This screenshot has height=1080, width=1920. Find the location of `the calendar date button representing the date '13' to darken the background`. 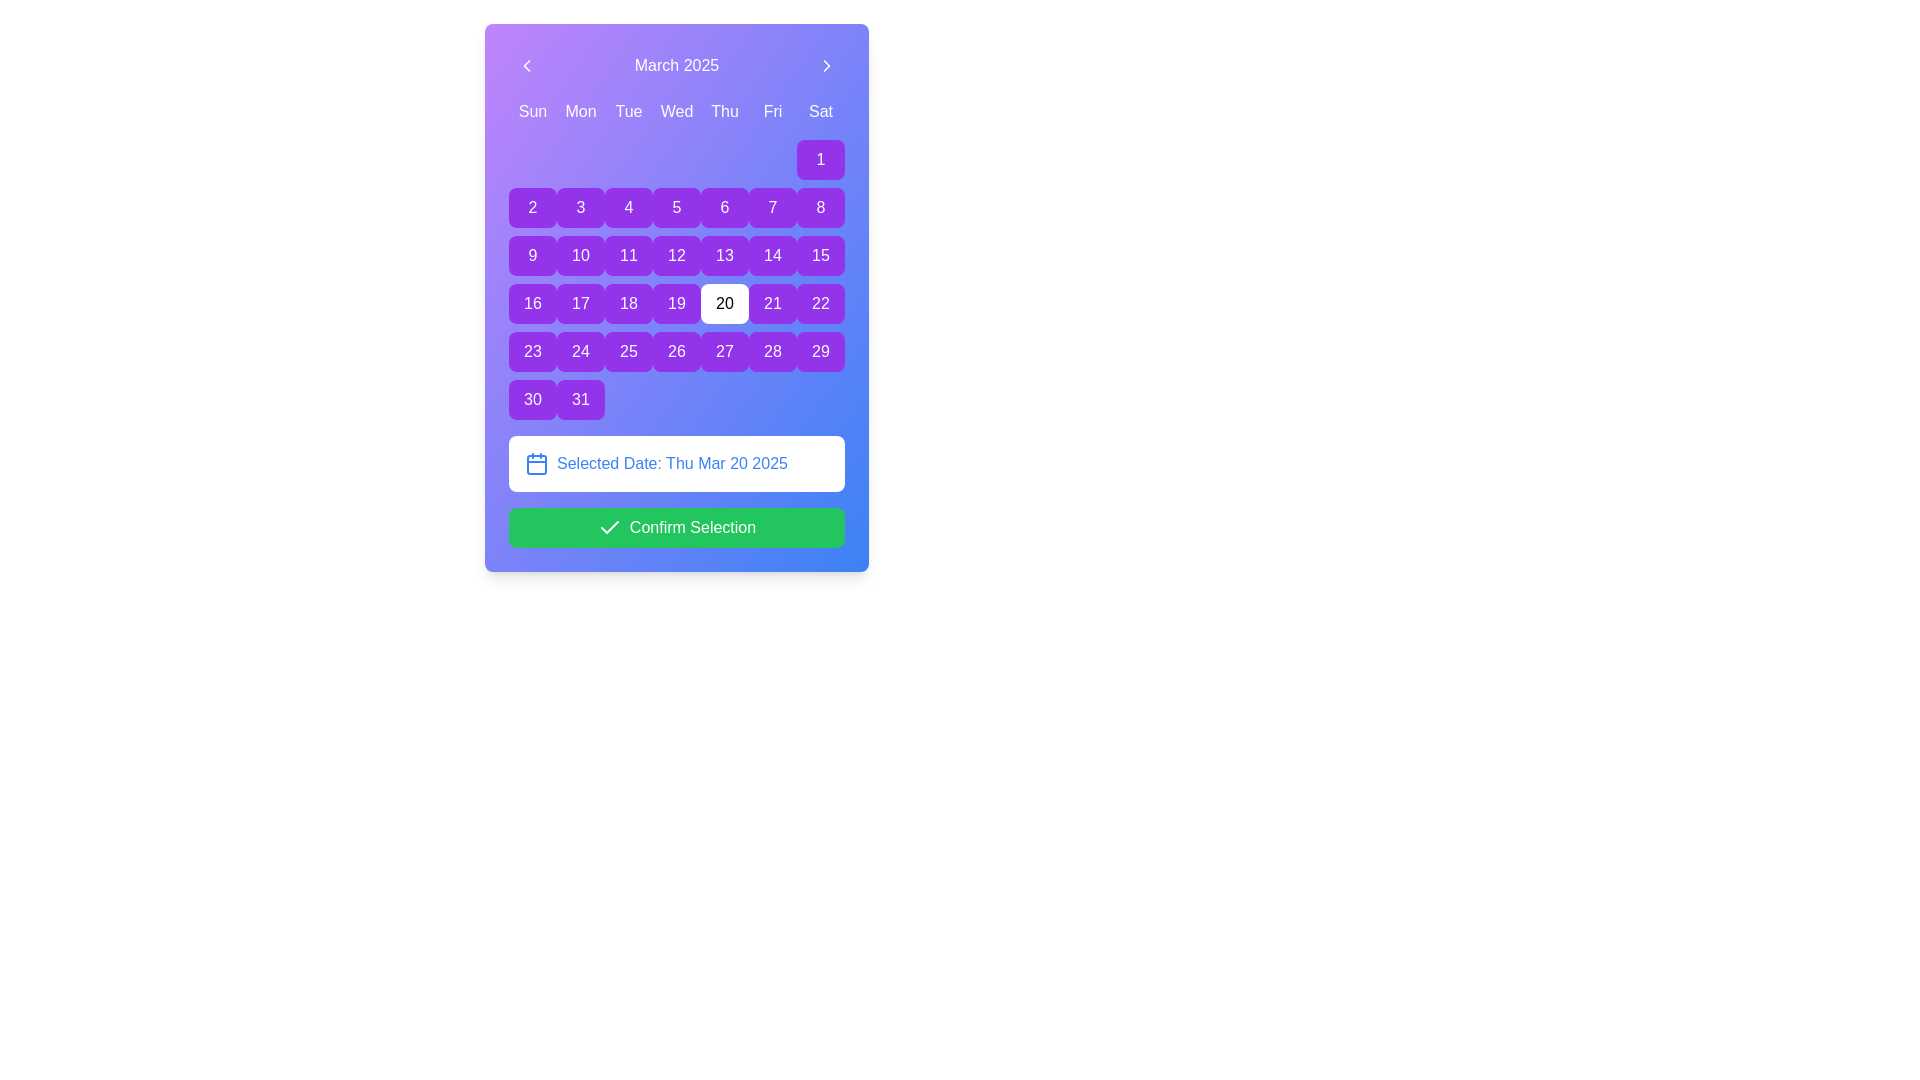

the calendar date button representing the date '13' to darken the background is located at coordinates (723, 254).